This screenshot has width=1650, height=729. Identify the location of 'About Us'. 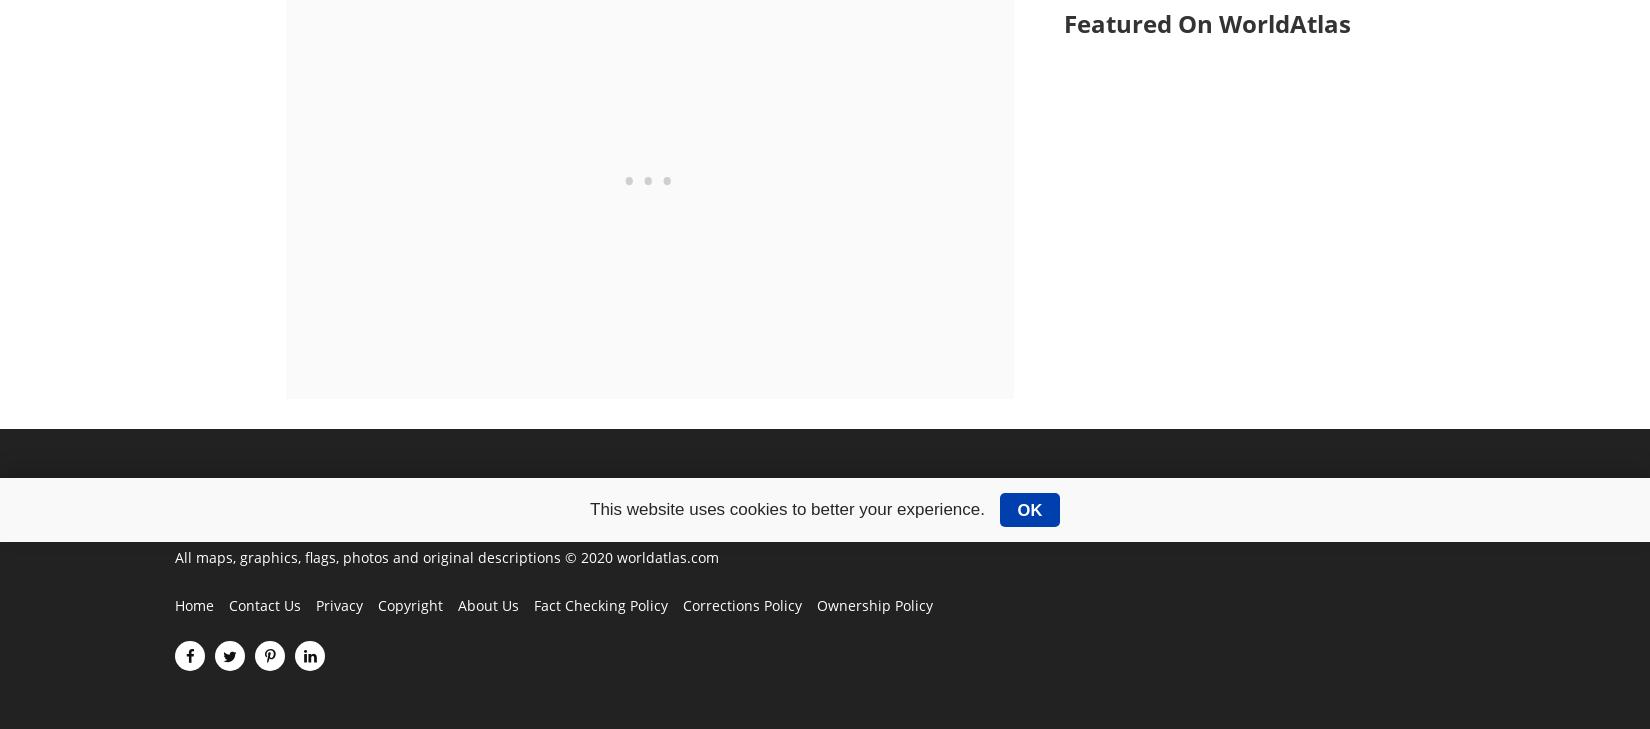
(457, 604).